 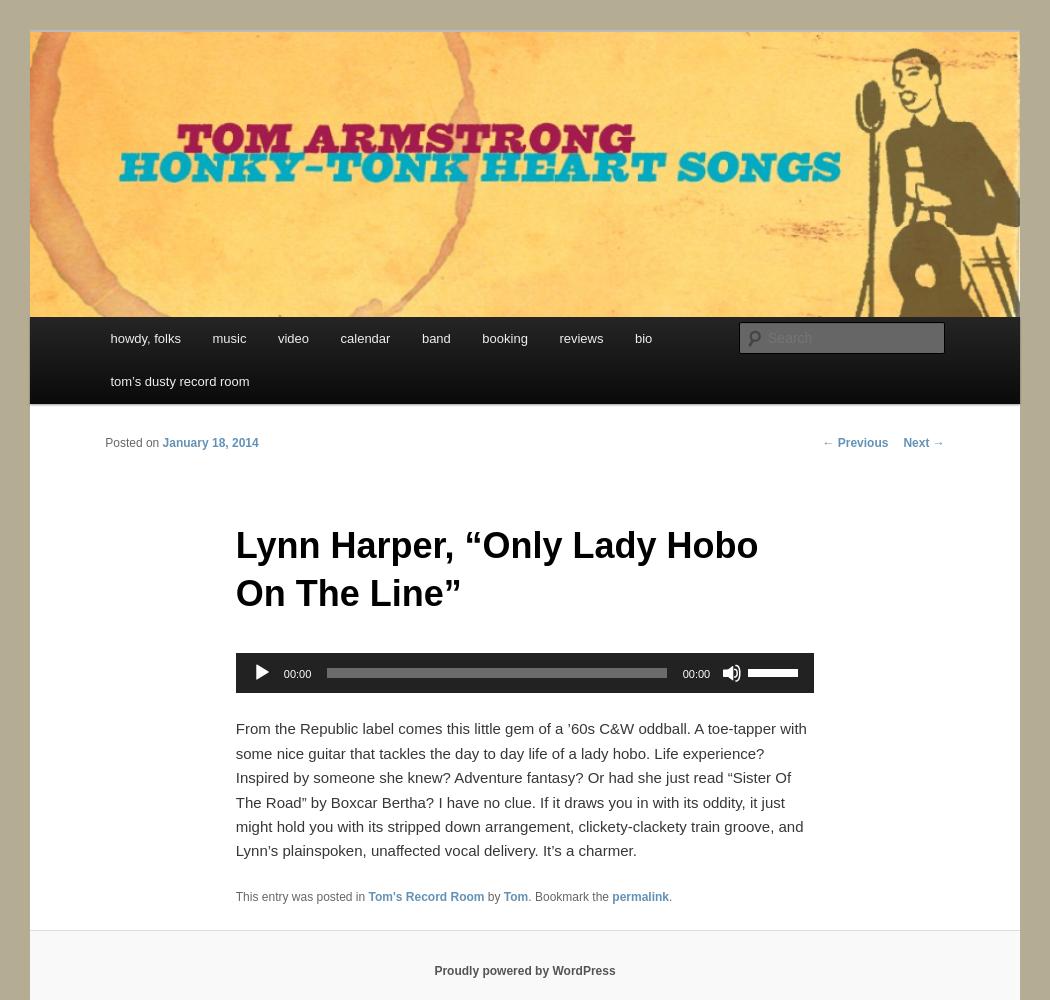 I want to click on 'Proudly powered by WordPress', so click(x=523, y=969).